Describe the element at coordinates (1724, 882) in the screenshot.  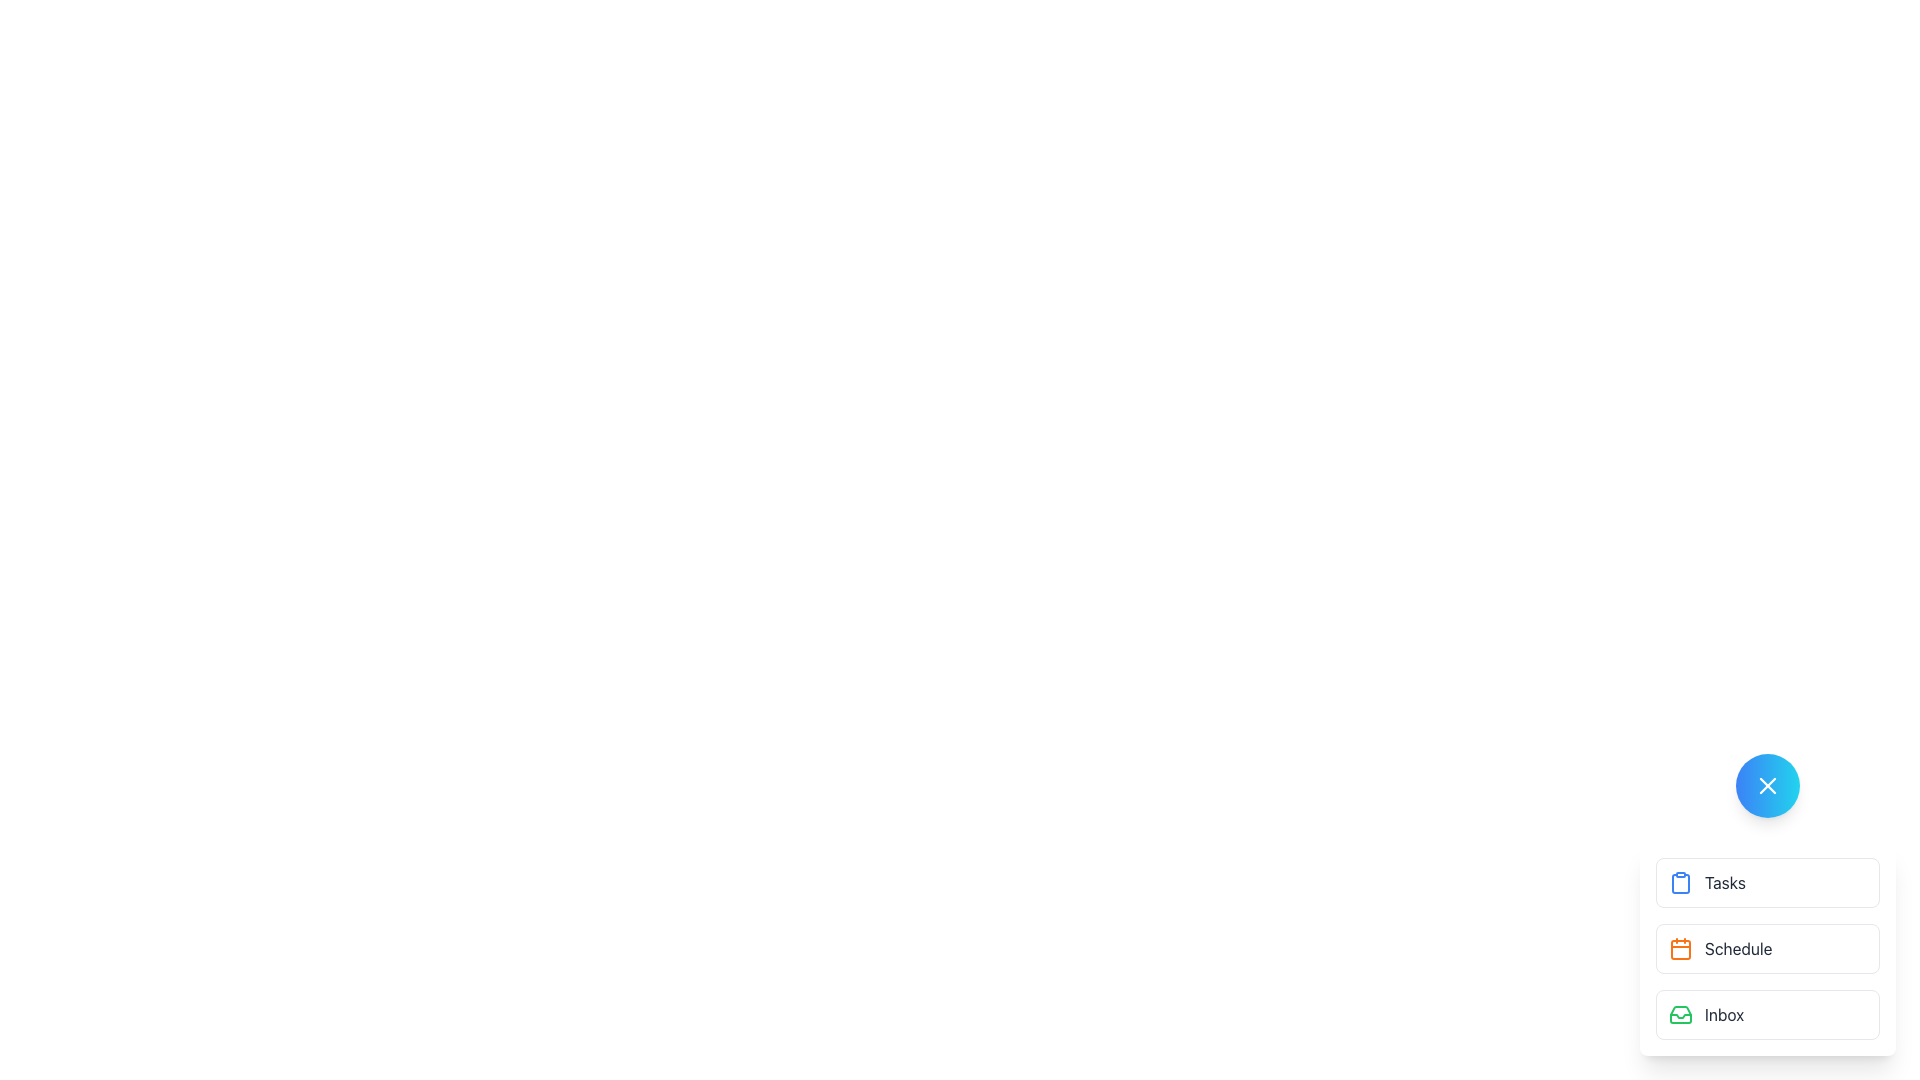
I see `the 'Tasks' text label` at that location.